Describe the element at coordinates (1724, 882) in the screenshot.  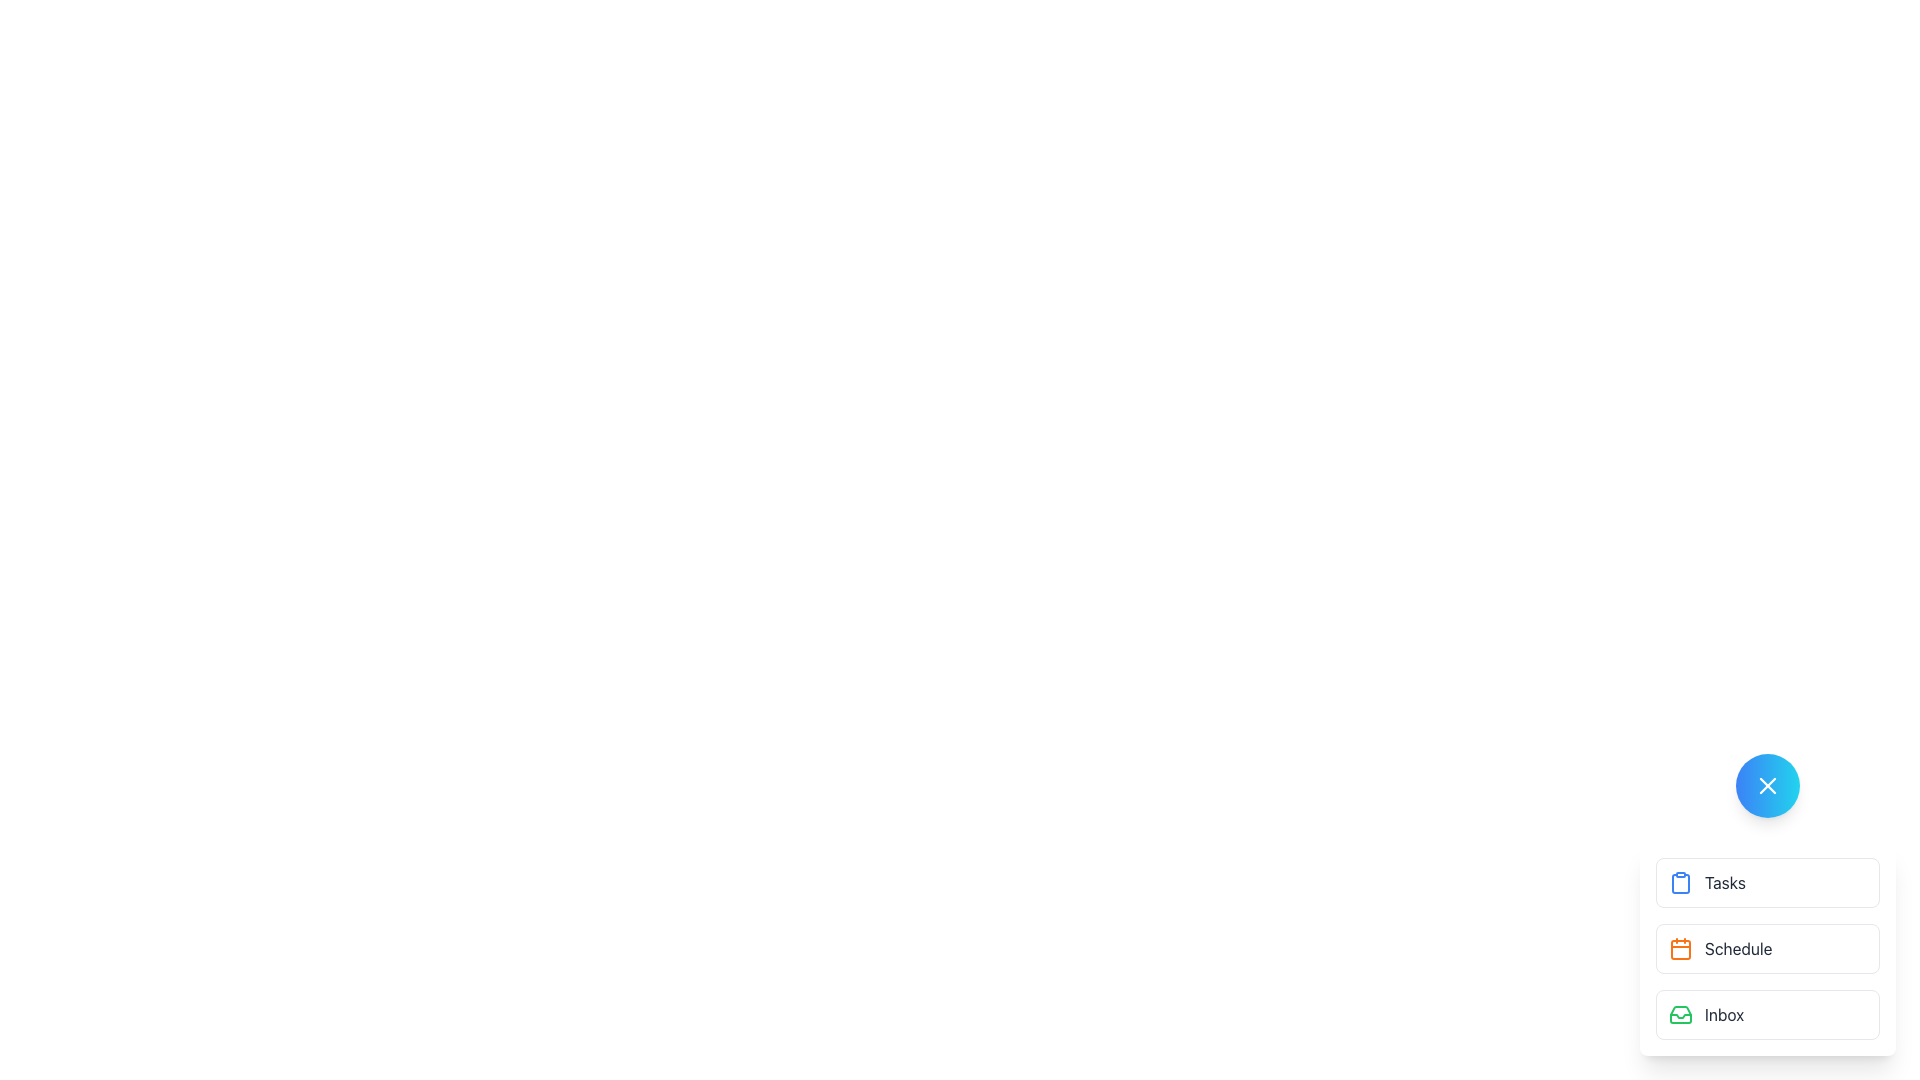
I see `the 'Tasks' text label` at that location.